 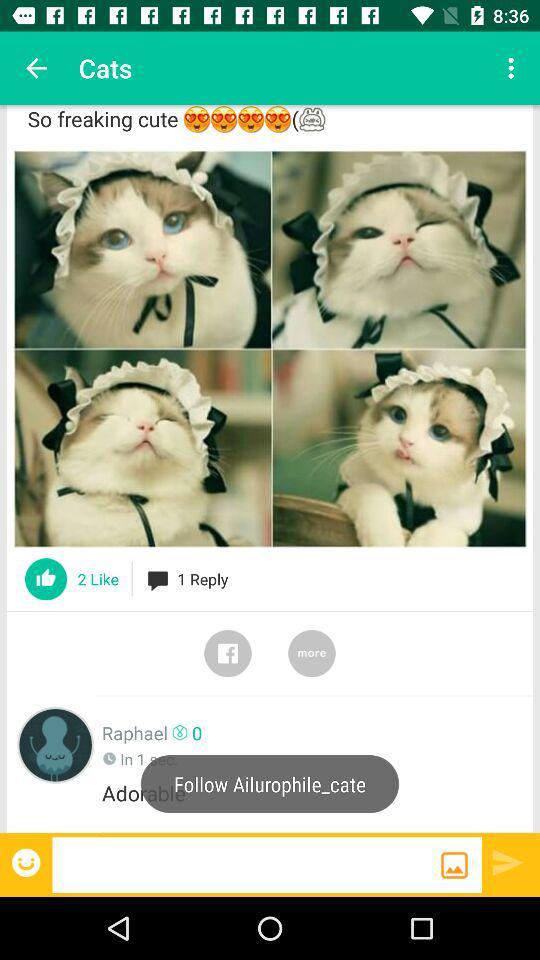 What do you see at coordinates (454, 864) in the screenshot?
I see `open photo gallery` at bounding box center [454, 864].